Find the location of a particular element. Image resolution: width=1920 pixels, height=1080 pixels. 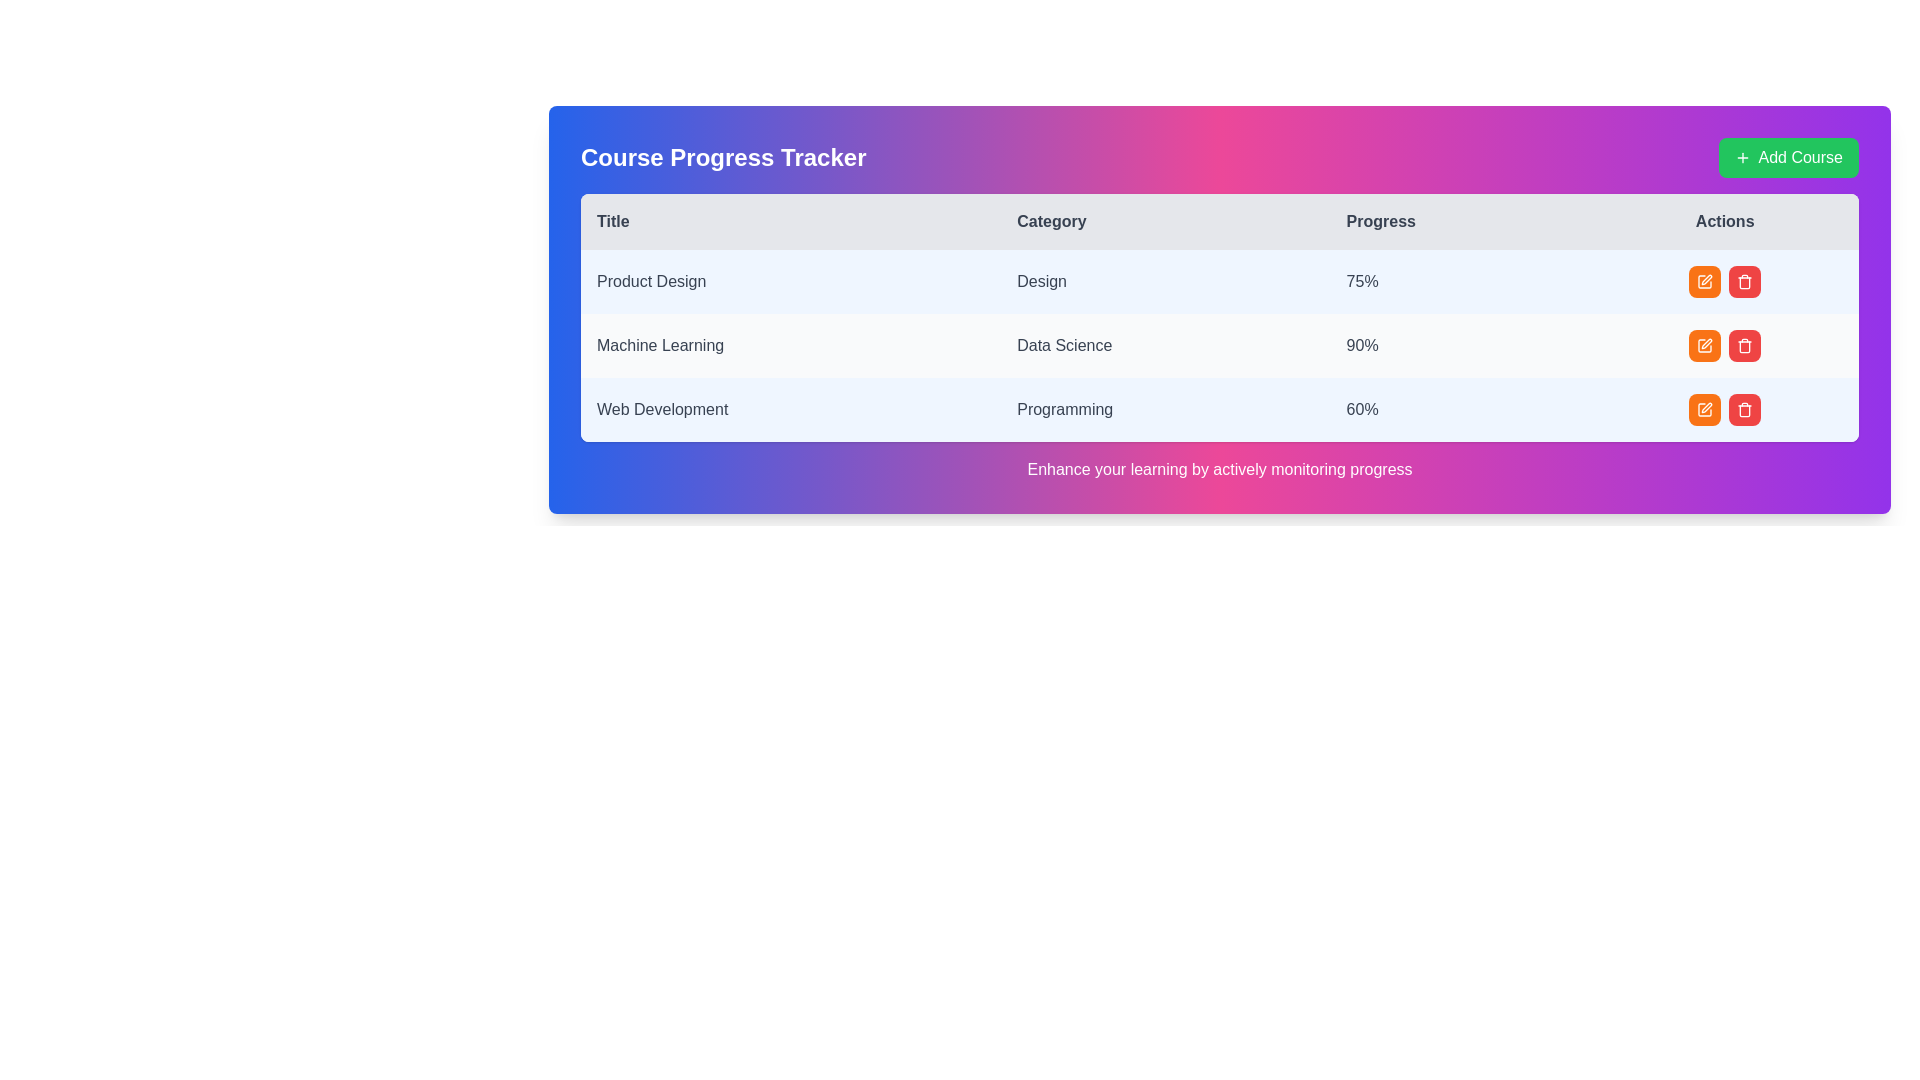

the red delete button with a trash can icon, located in the last row of the actions column under the 'Web Development' section is located at coordinates (1744, 408).